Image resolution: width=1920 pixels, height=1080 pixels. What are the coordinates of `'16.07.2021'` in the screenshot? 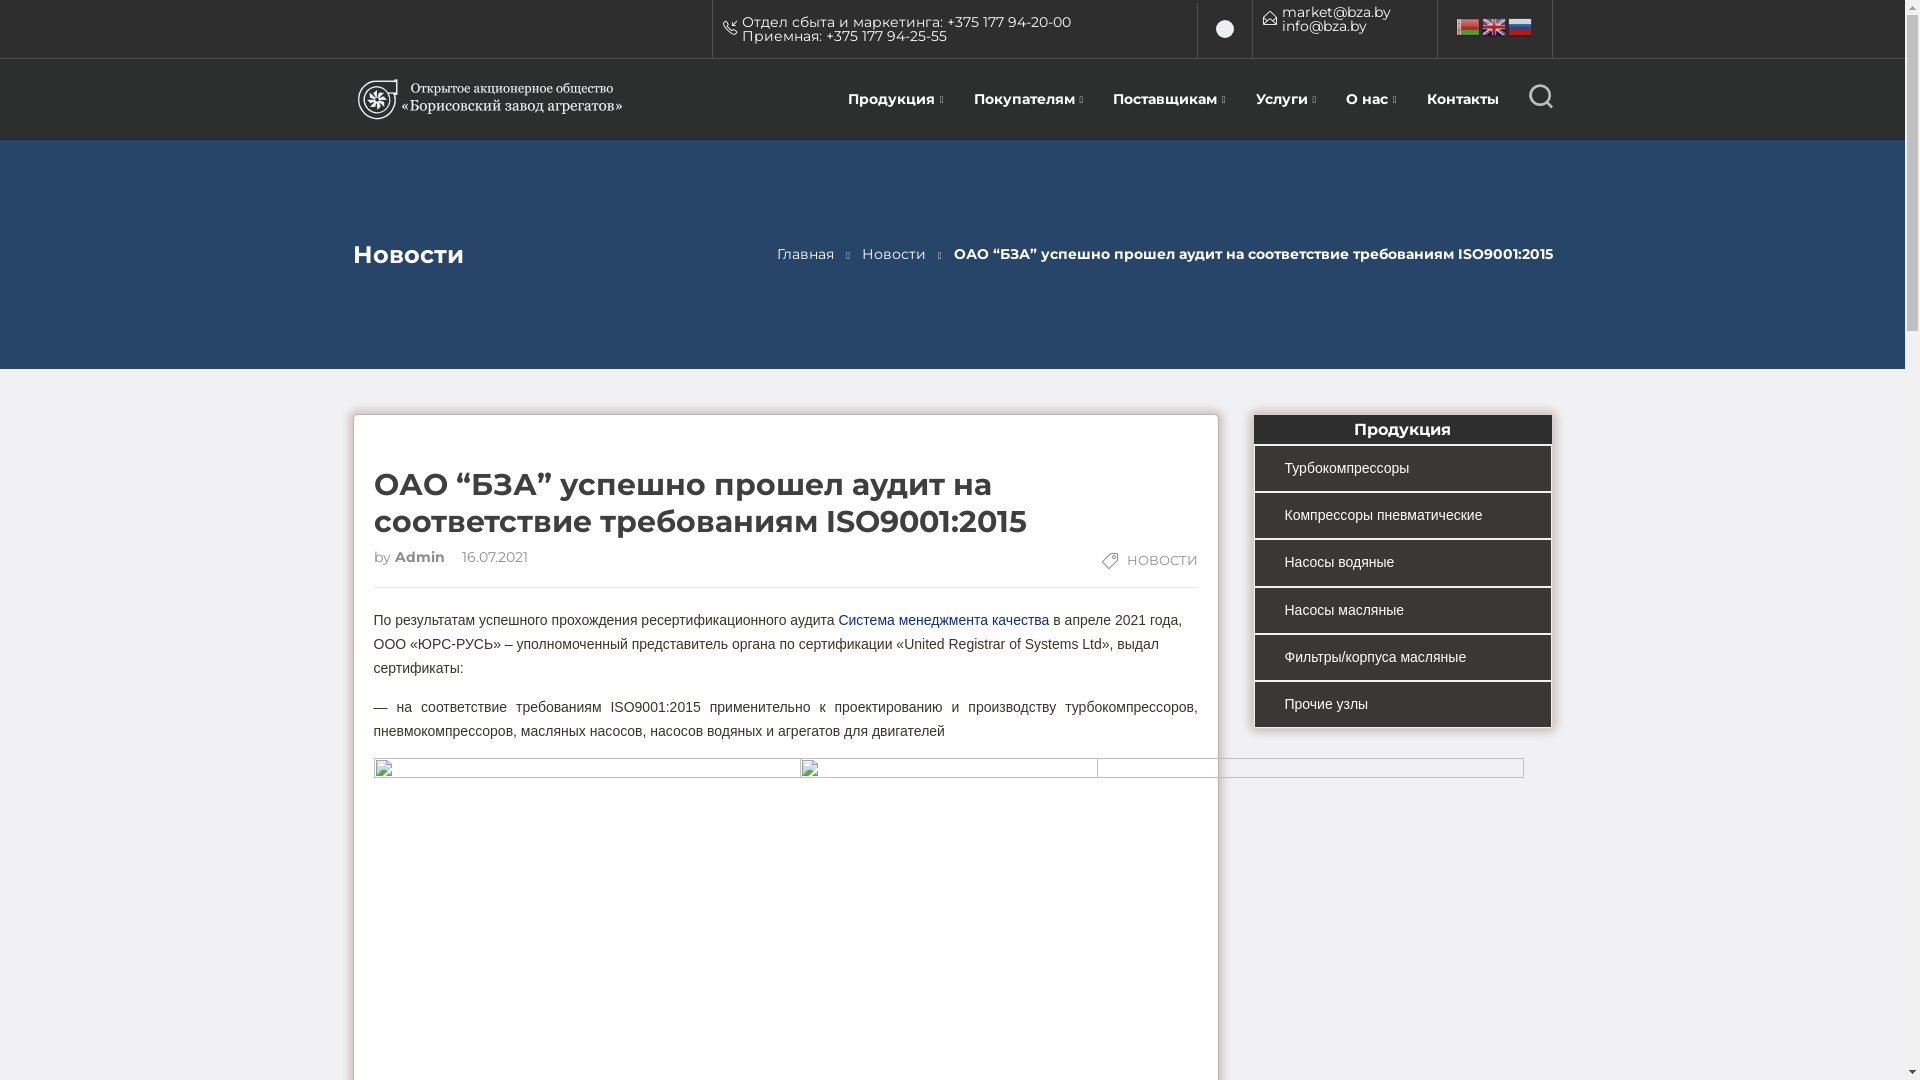 It's located at (487, 556).